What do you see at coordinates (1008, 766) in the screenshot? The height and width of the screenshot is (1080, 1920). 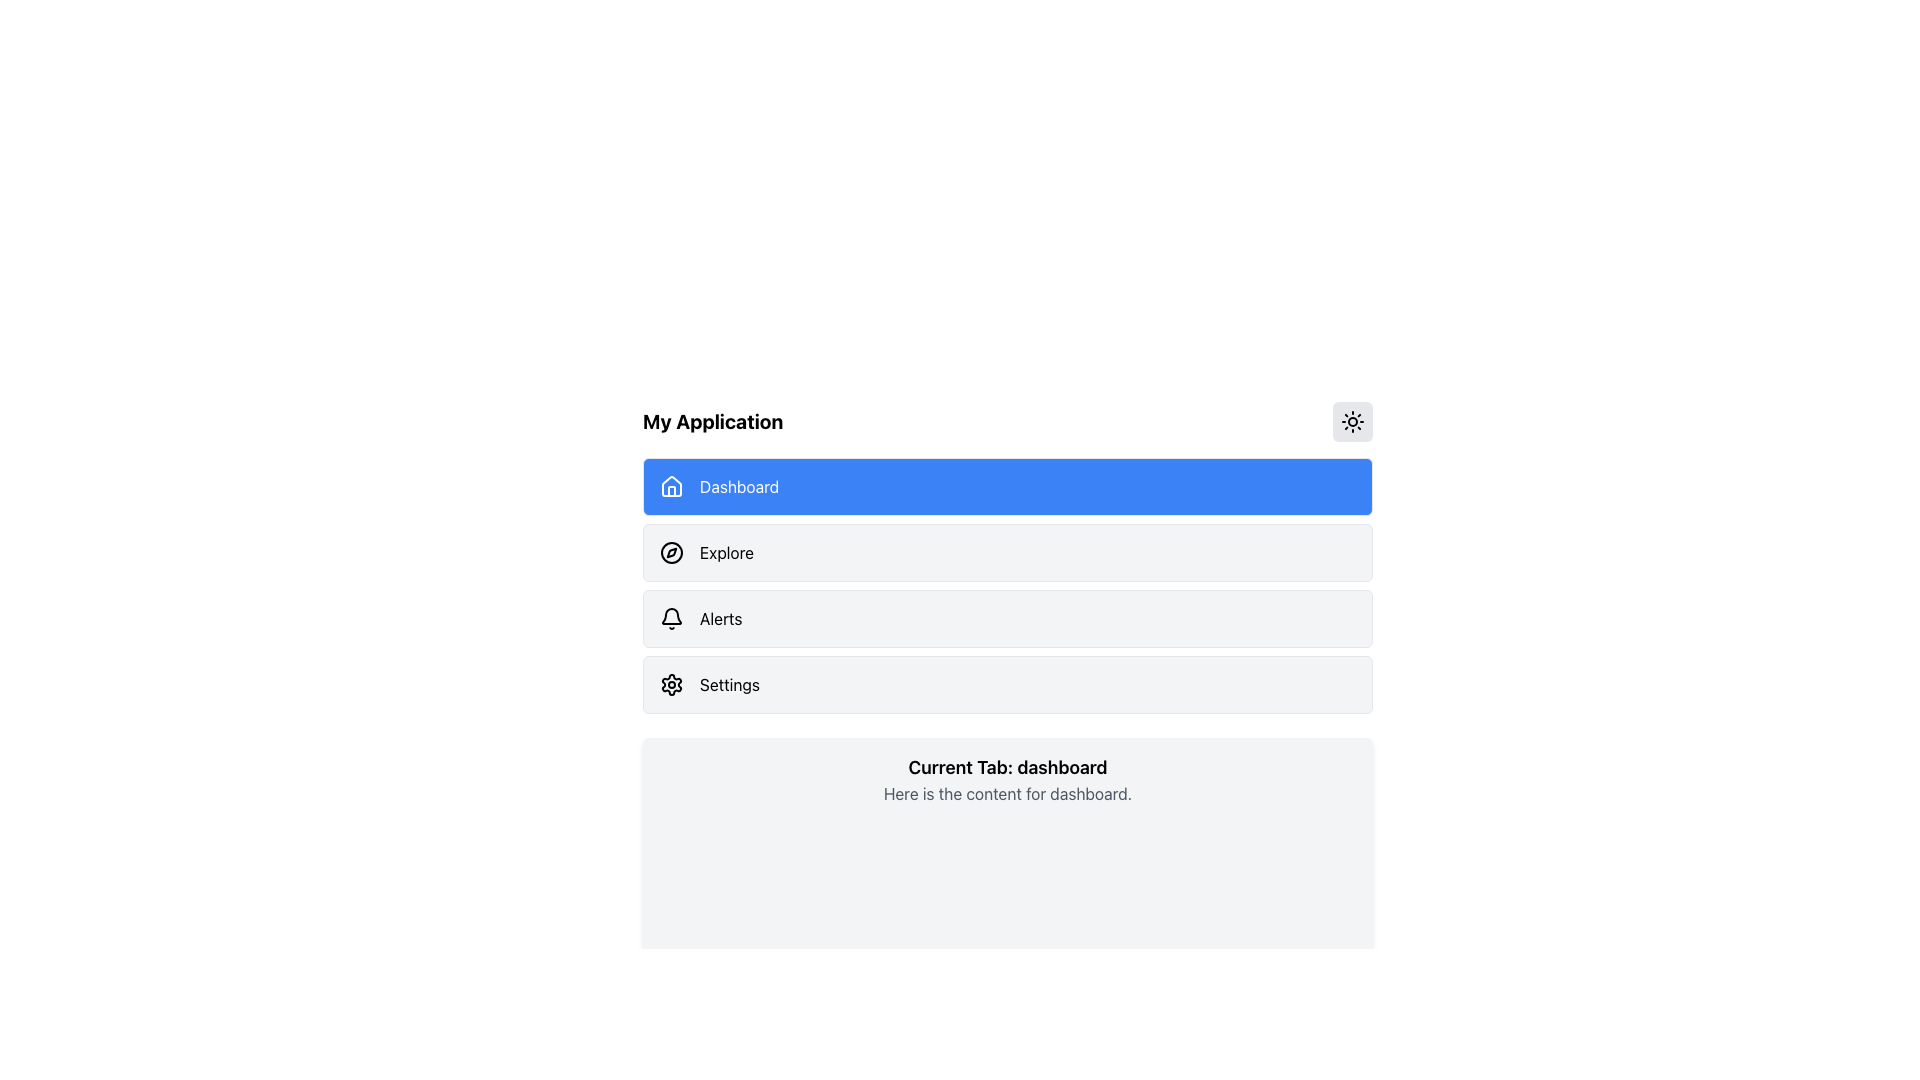 I see `Text Label that indicates the currently active tab of the application interface, located on the right side near the bottom of a gray-colored box` at bounding box center [1008, 766].